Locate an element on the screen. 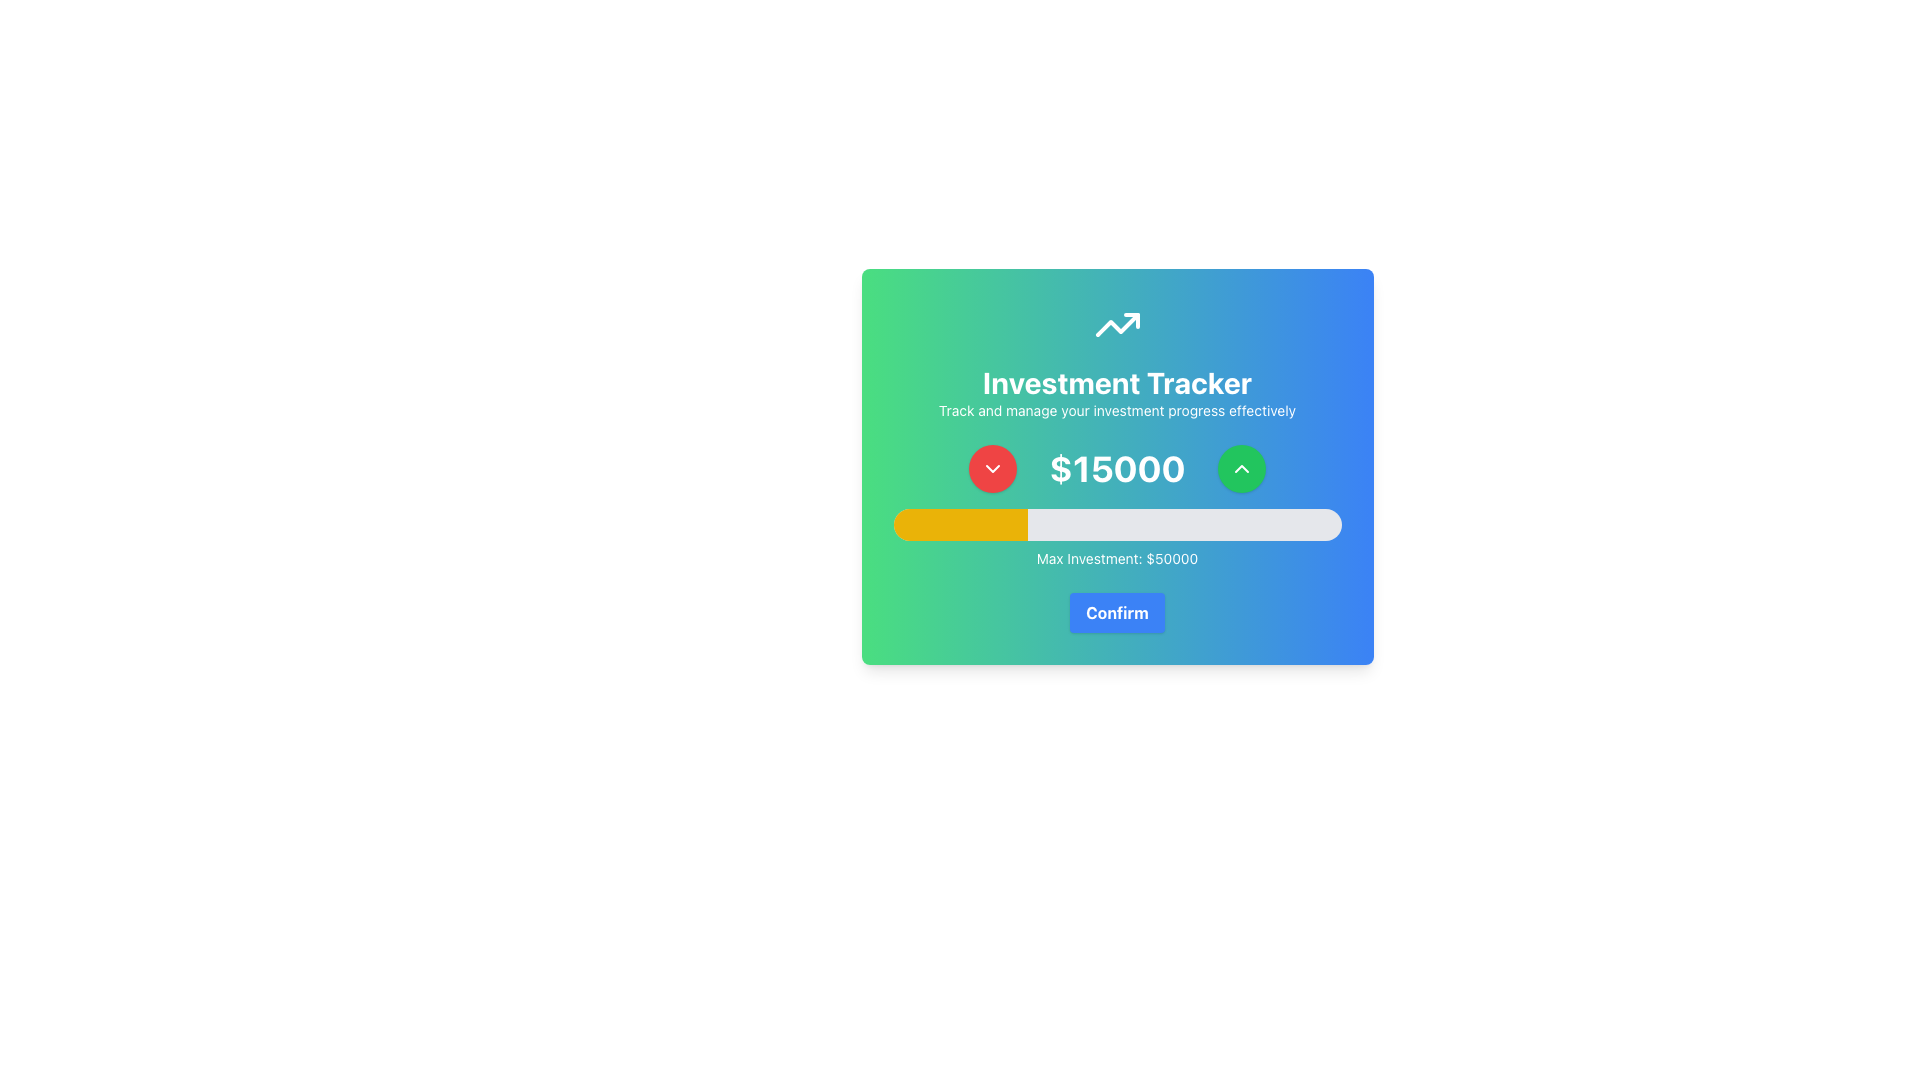  the upward trend icon, which is a clean and modern design with a white angular line and arrowhead, located above the 'Investment Tracker' text is located at coordinates (1116, 323).